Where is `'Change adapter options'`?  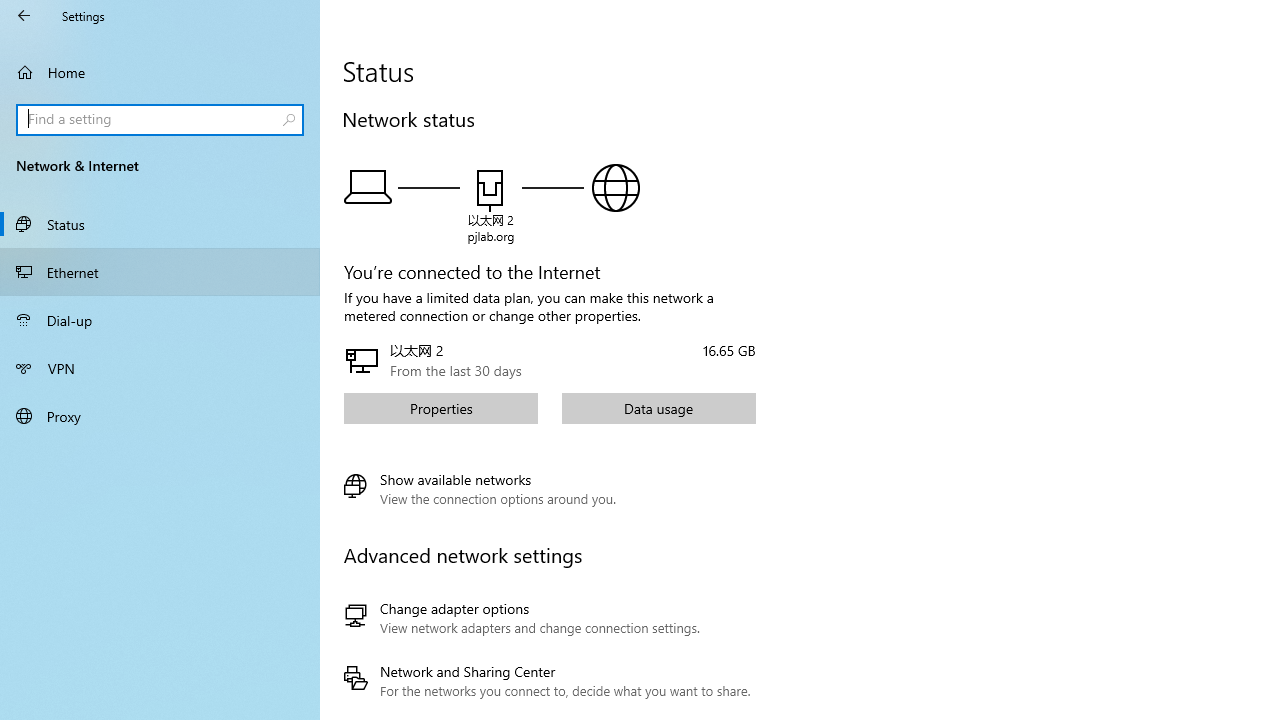
'Change adapter options' is located at coordinates (547, 617).